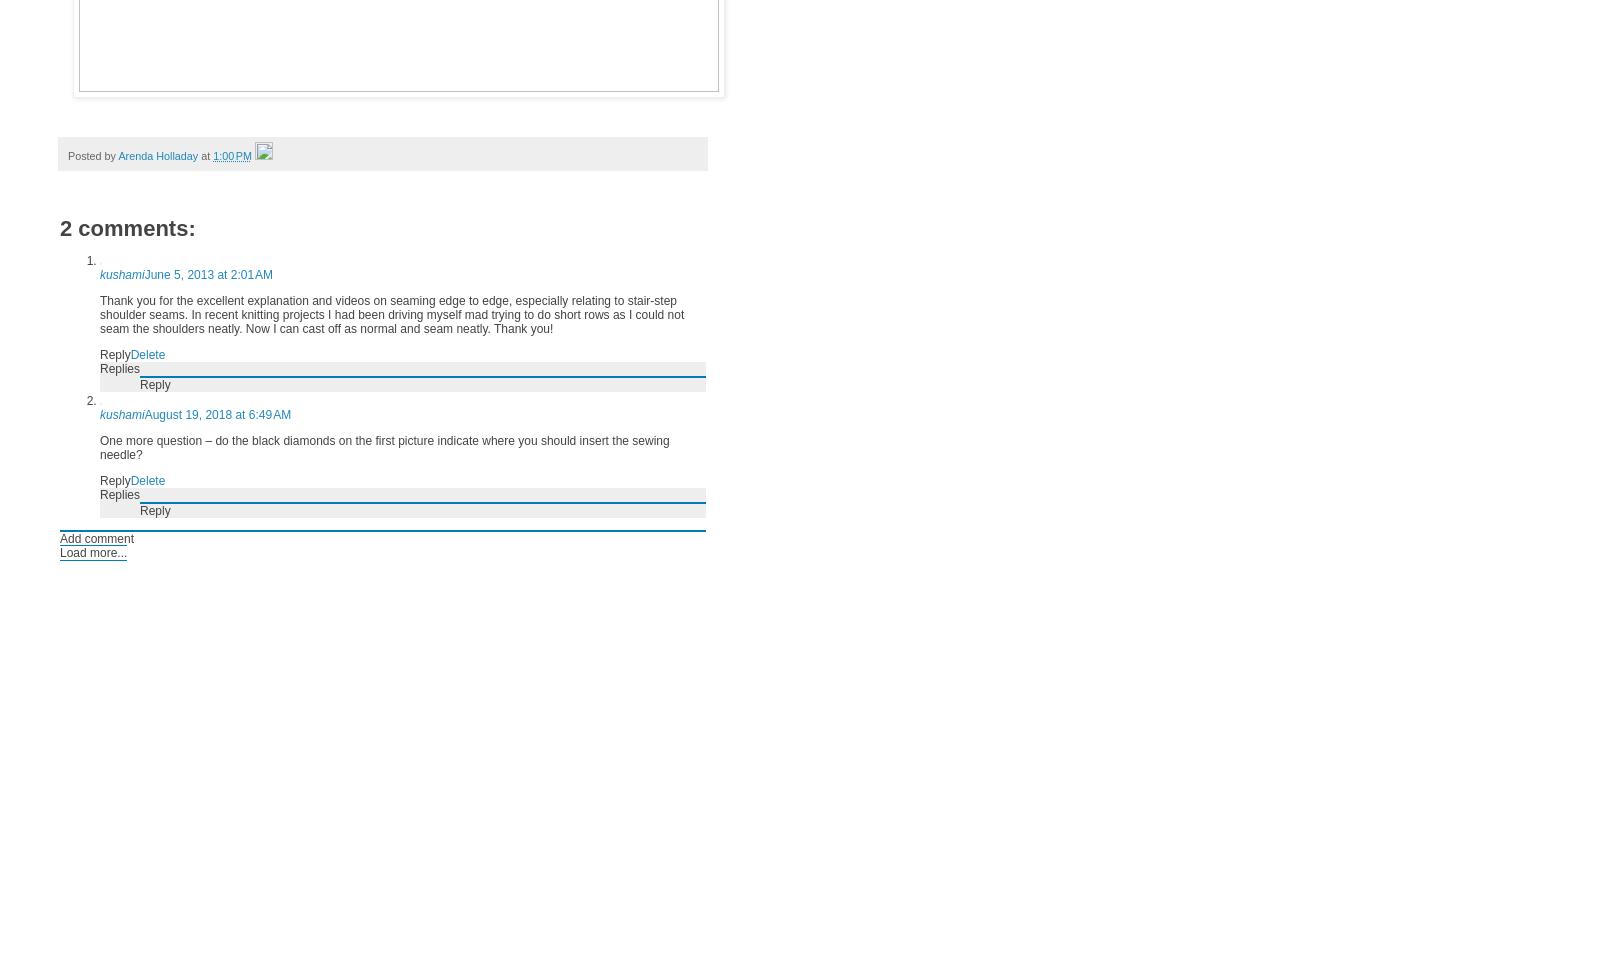 Image resolution: width=1608 pixels, height=976 pixels. What do you see at coordinates (217, 413) in the screenshot?
I see `'August 19, 2018 at 6:49 AM'` at bounding box center [217, 413].